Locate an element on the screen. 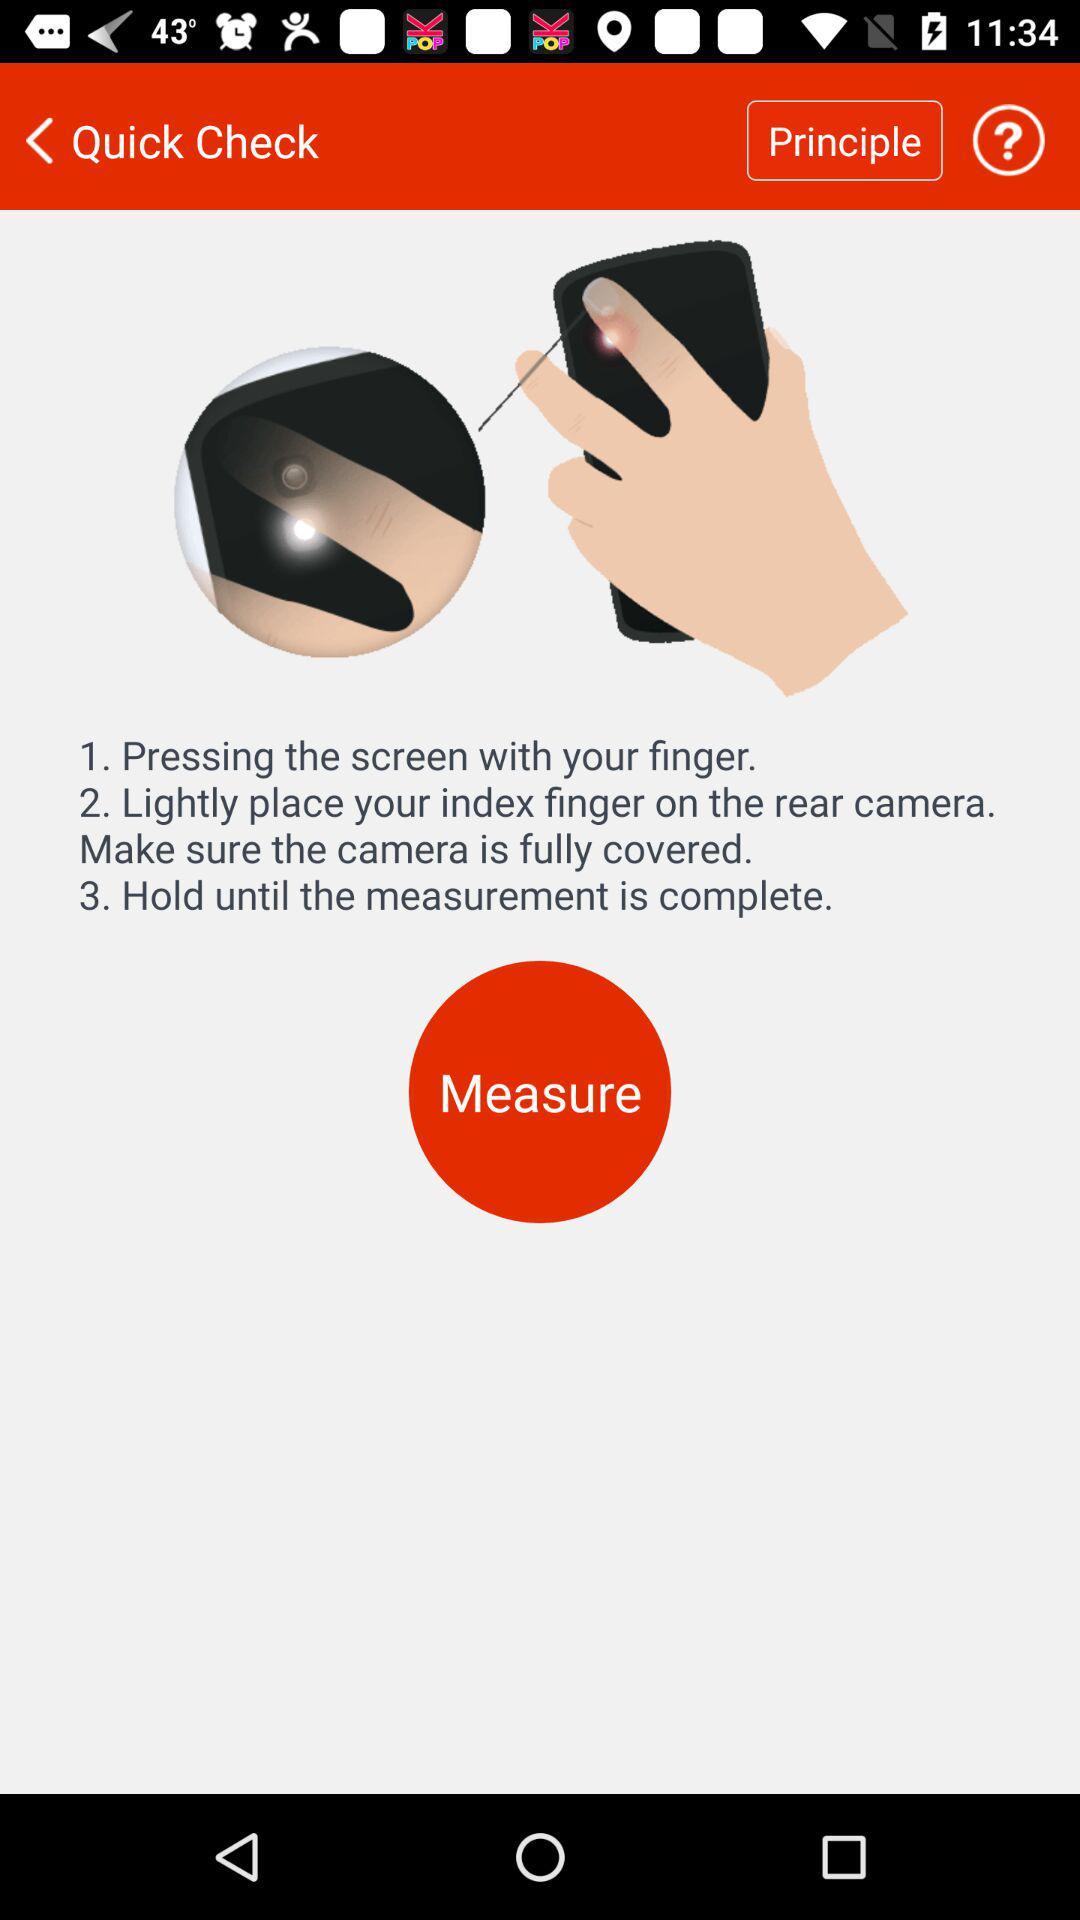 Image resolution: width=1080 pixels, height=1920 pixels. item to the left of the principle icon is located at coordinates (373, 139).